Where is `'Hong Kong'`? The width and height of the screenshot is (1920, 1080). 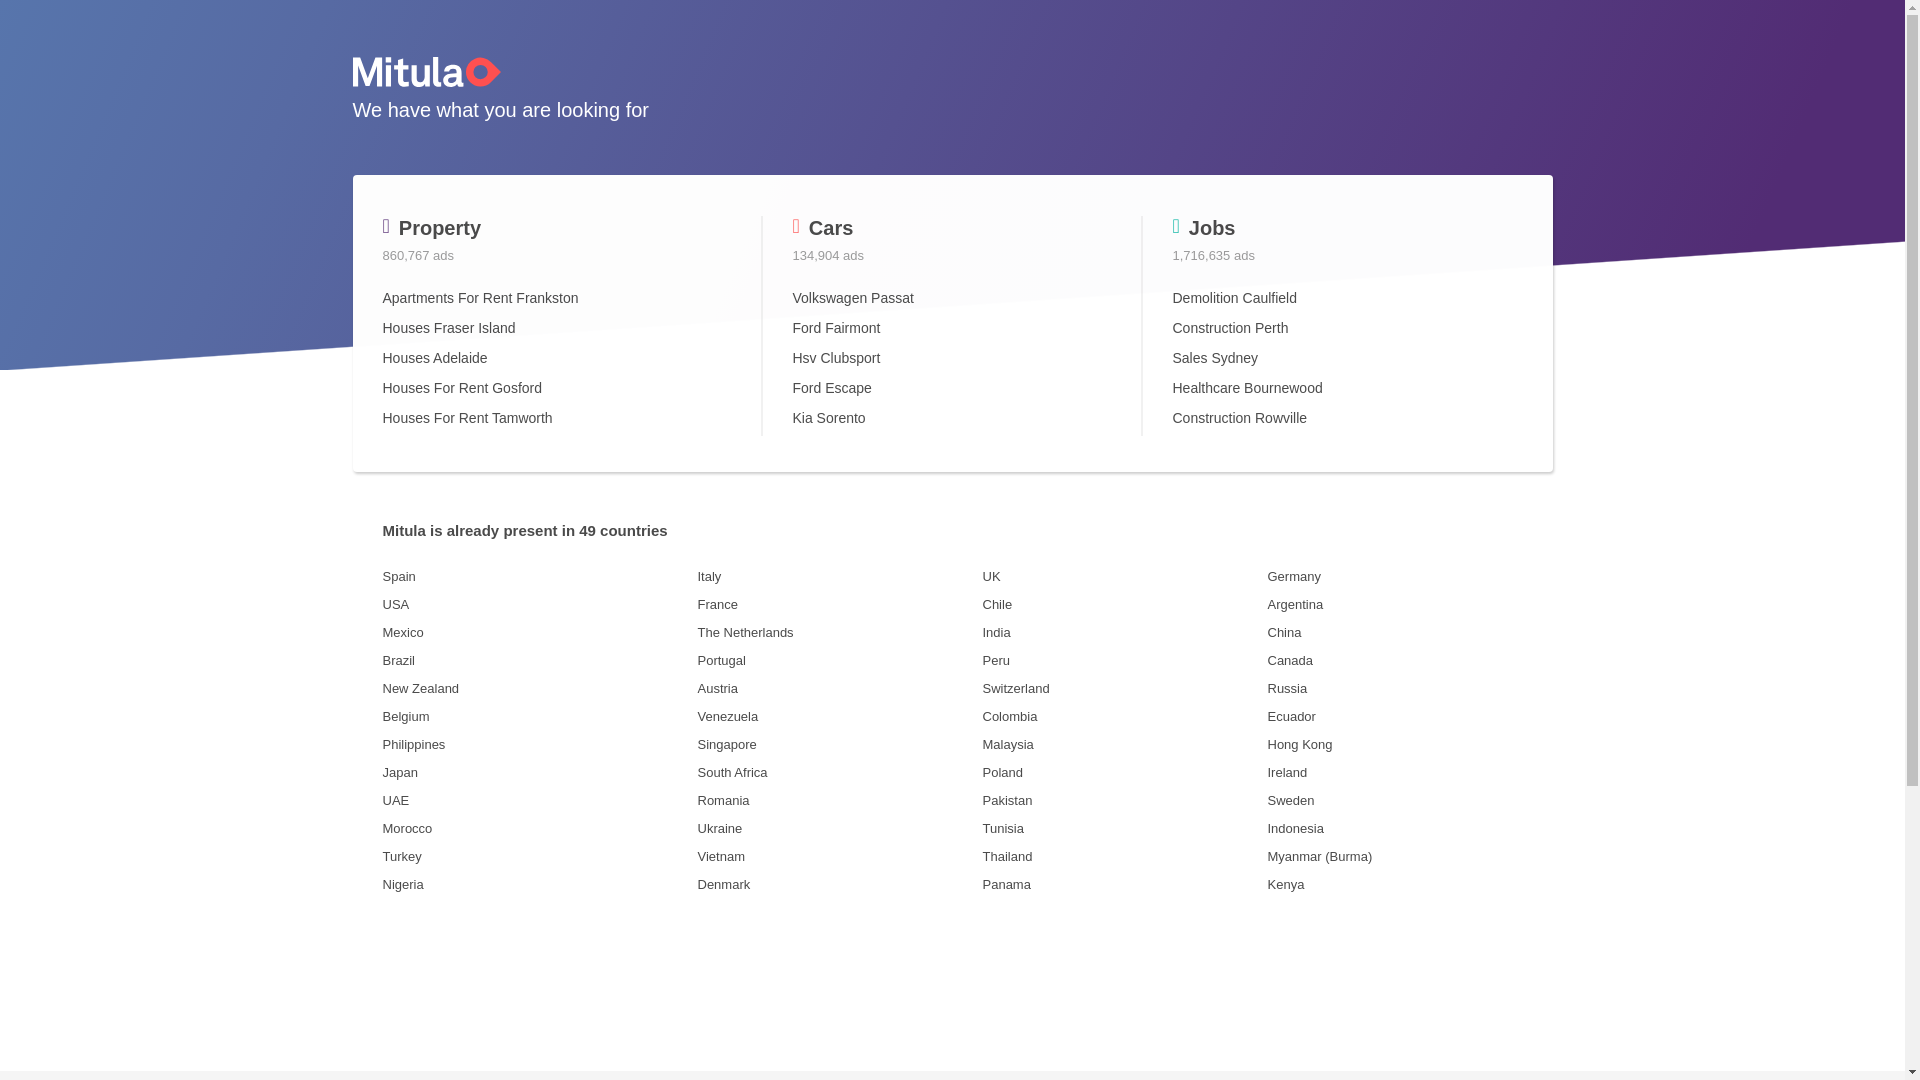
'Hong Kong' is located at coordinates (1394, 744).